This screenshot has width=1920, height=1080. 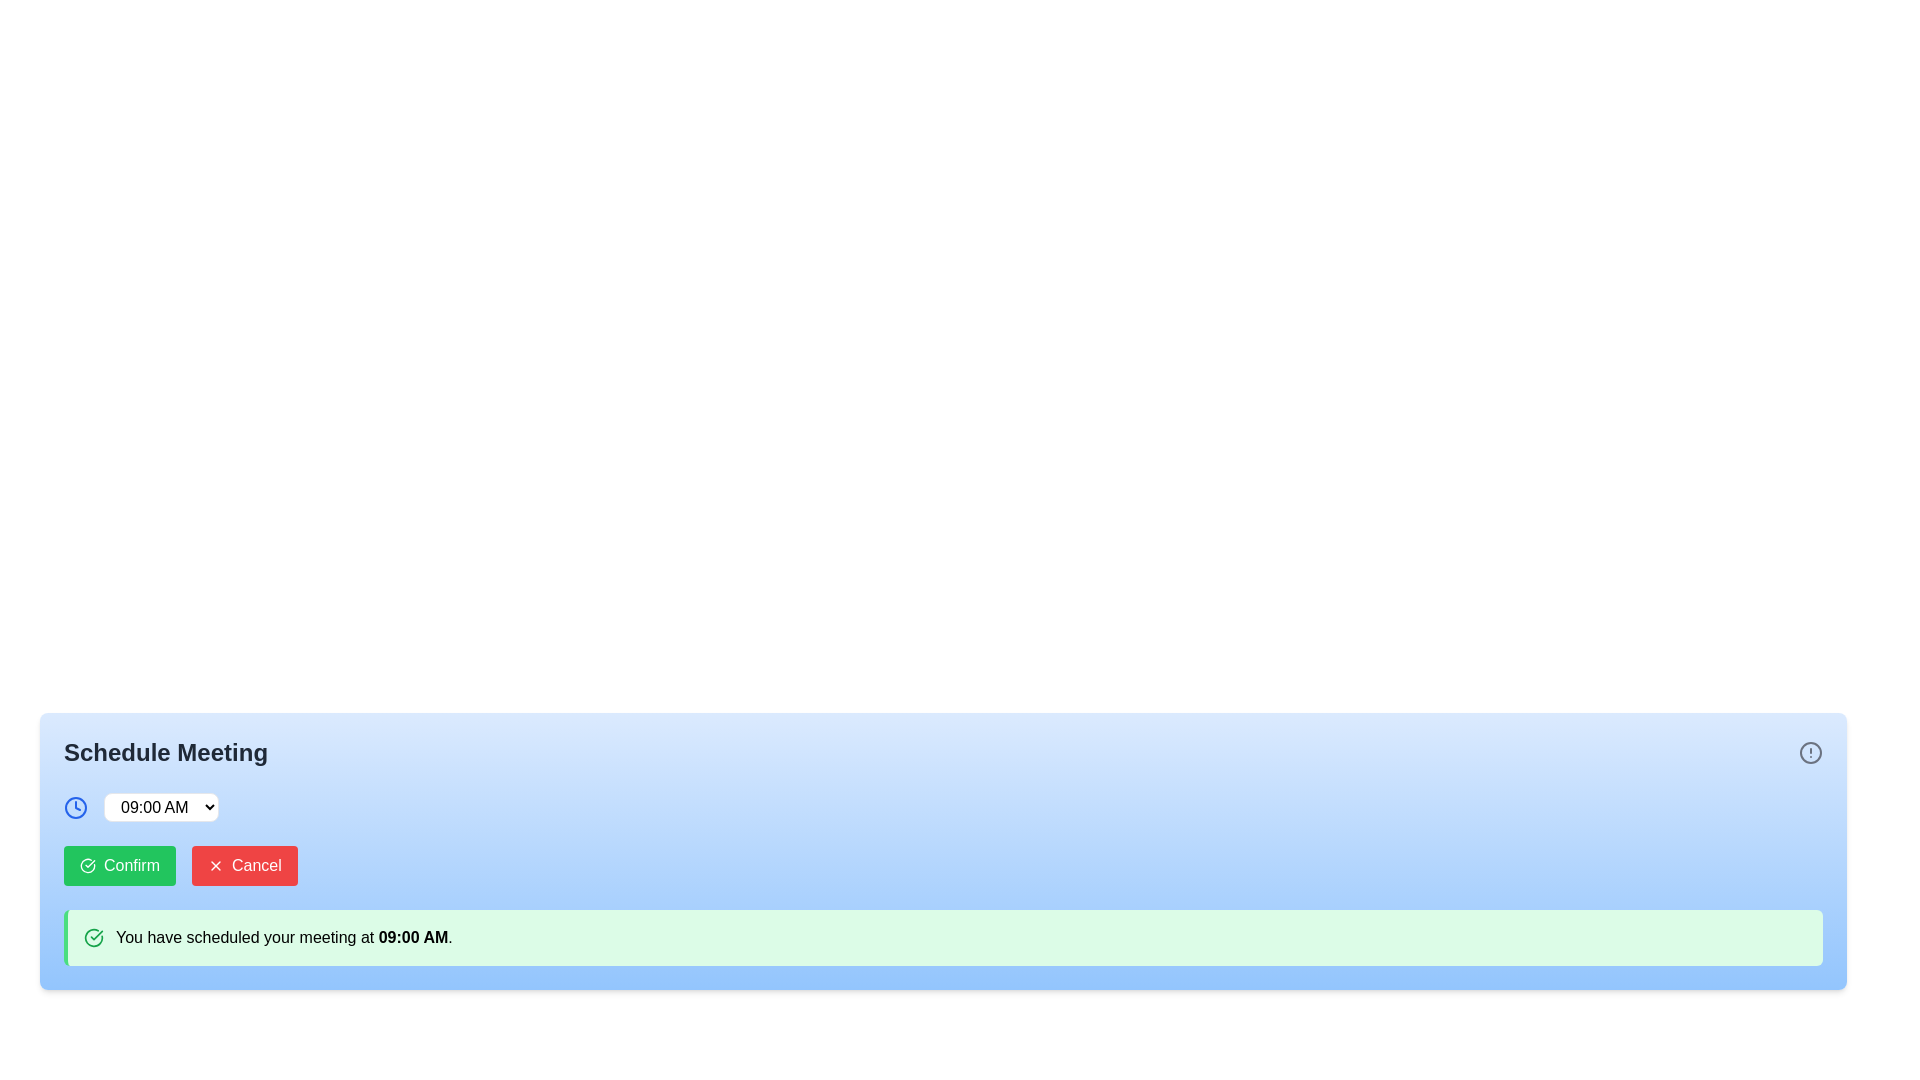 What do you see at coordinates (93, 937) in the screenshot?
I see `the circular green checkmark icon located to the left of the notification text 'You have scheduled your meeting at 09:00 AM.'` at bounding box center [93, 937].